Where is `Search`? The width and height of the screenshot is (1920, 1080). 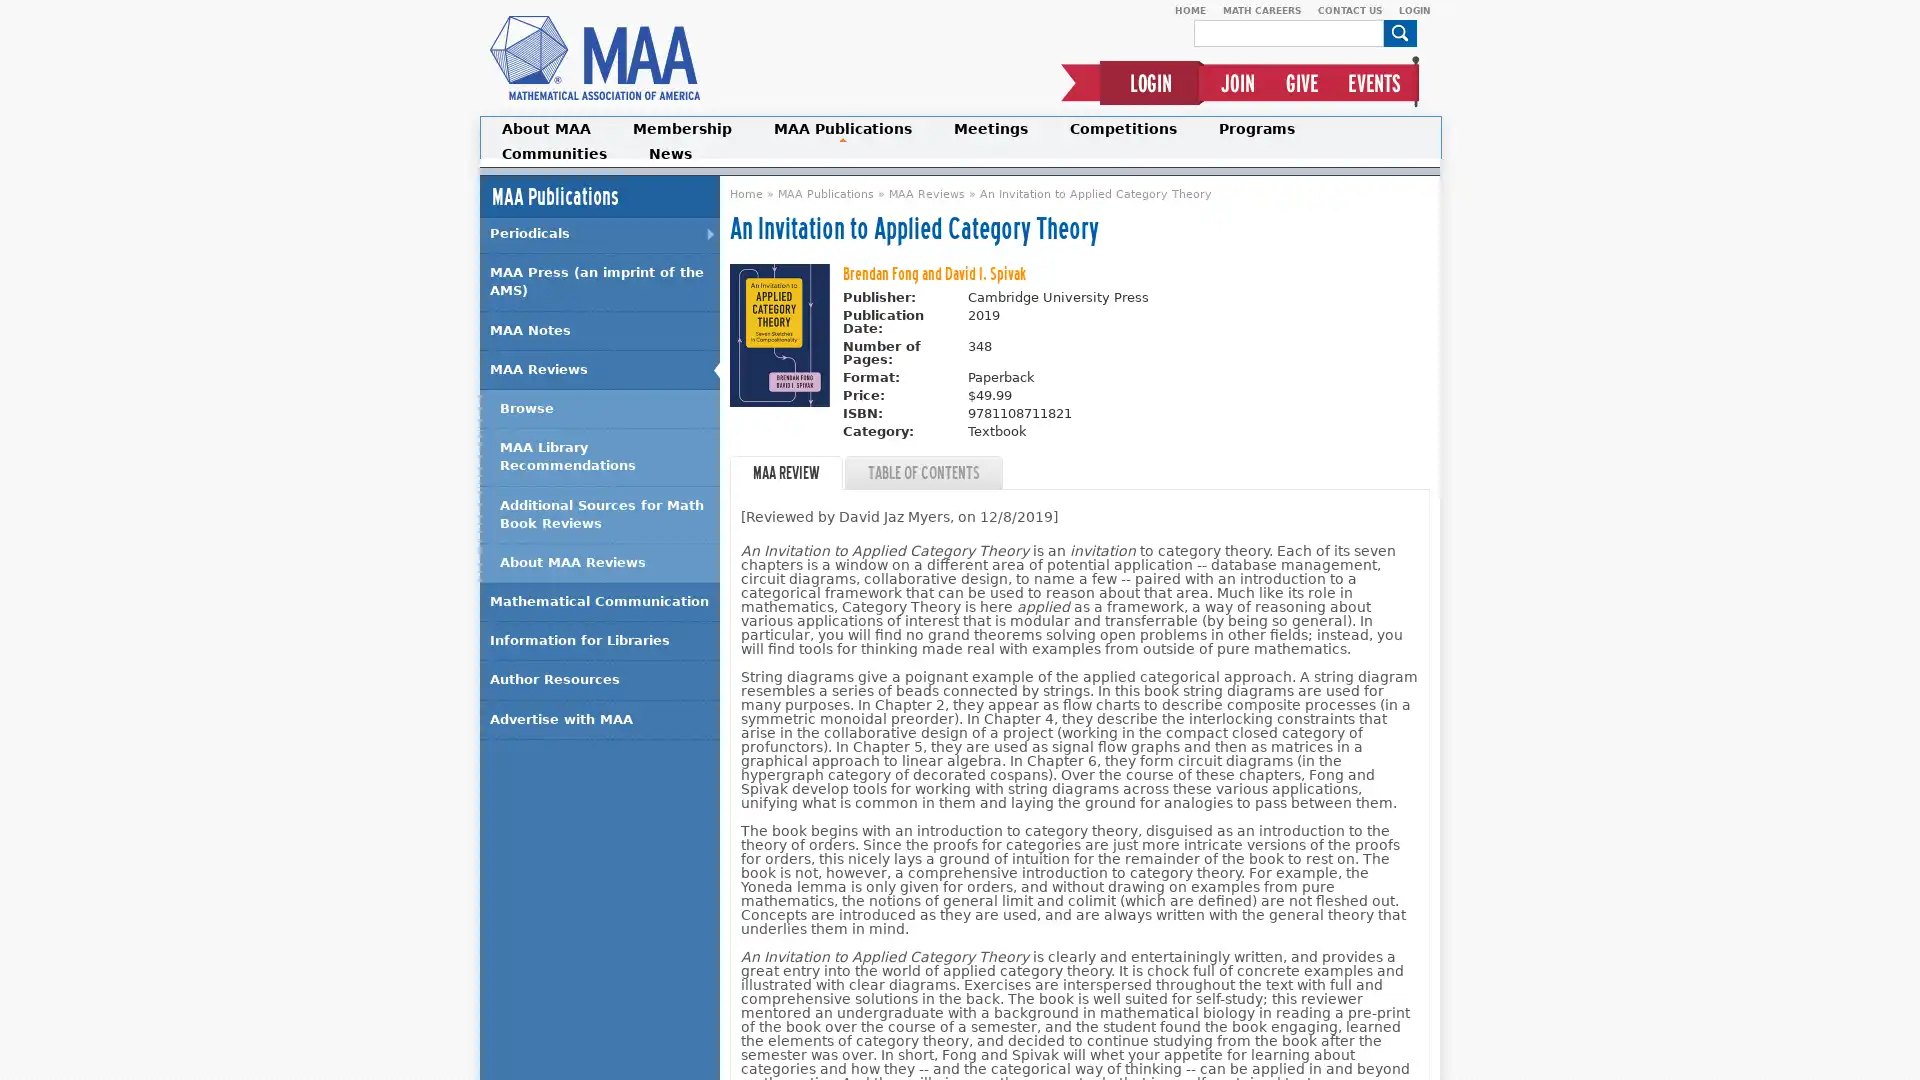
Search is located at coordinates (1399, 32).